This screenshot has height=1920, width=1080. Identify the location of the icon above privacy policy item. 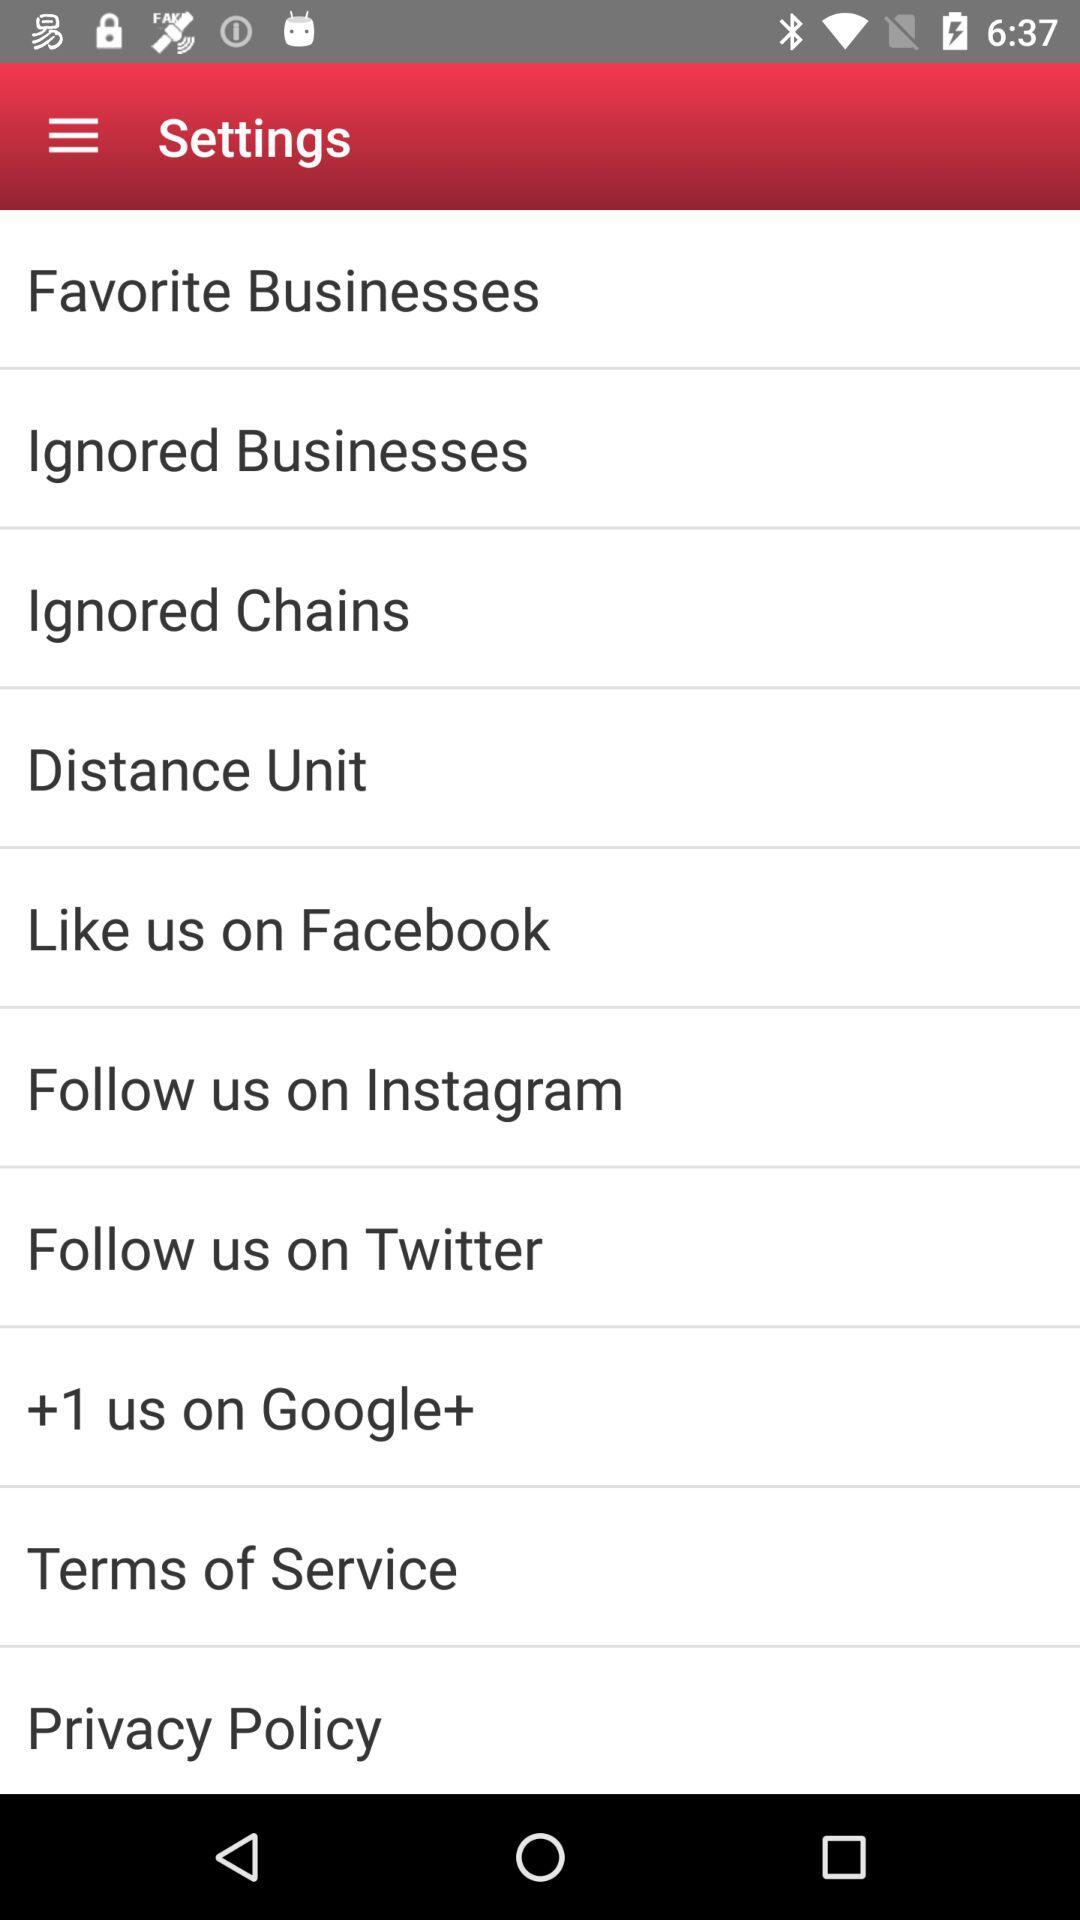
(540, 1565).